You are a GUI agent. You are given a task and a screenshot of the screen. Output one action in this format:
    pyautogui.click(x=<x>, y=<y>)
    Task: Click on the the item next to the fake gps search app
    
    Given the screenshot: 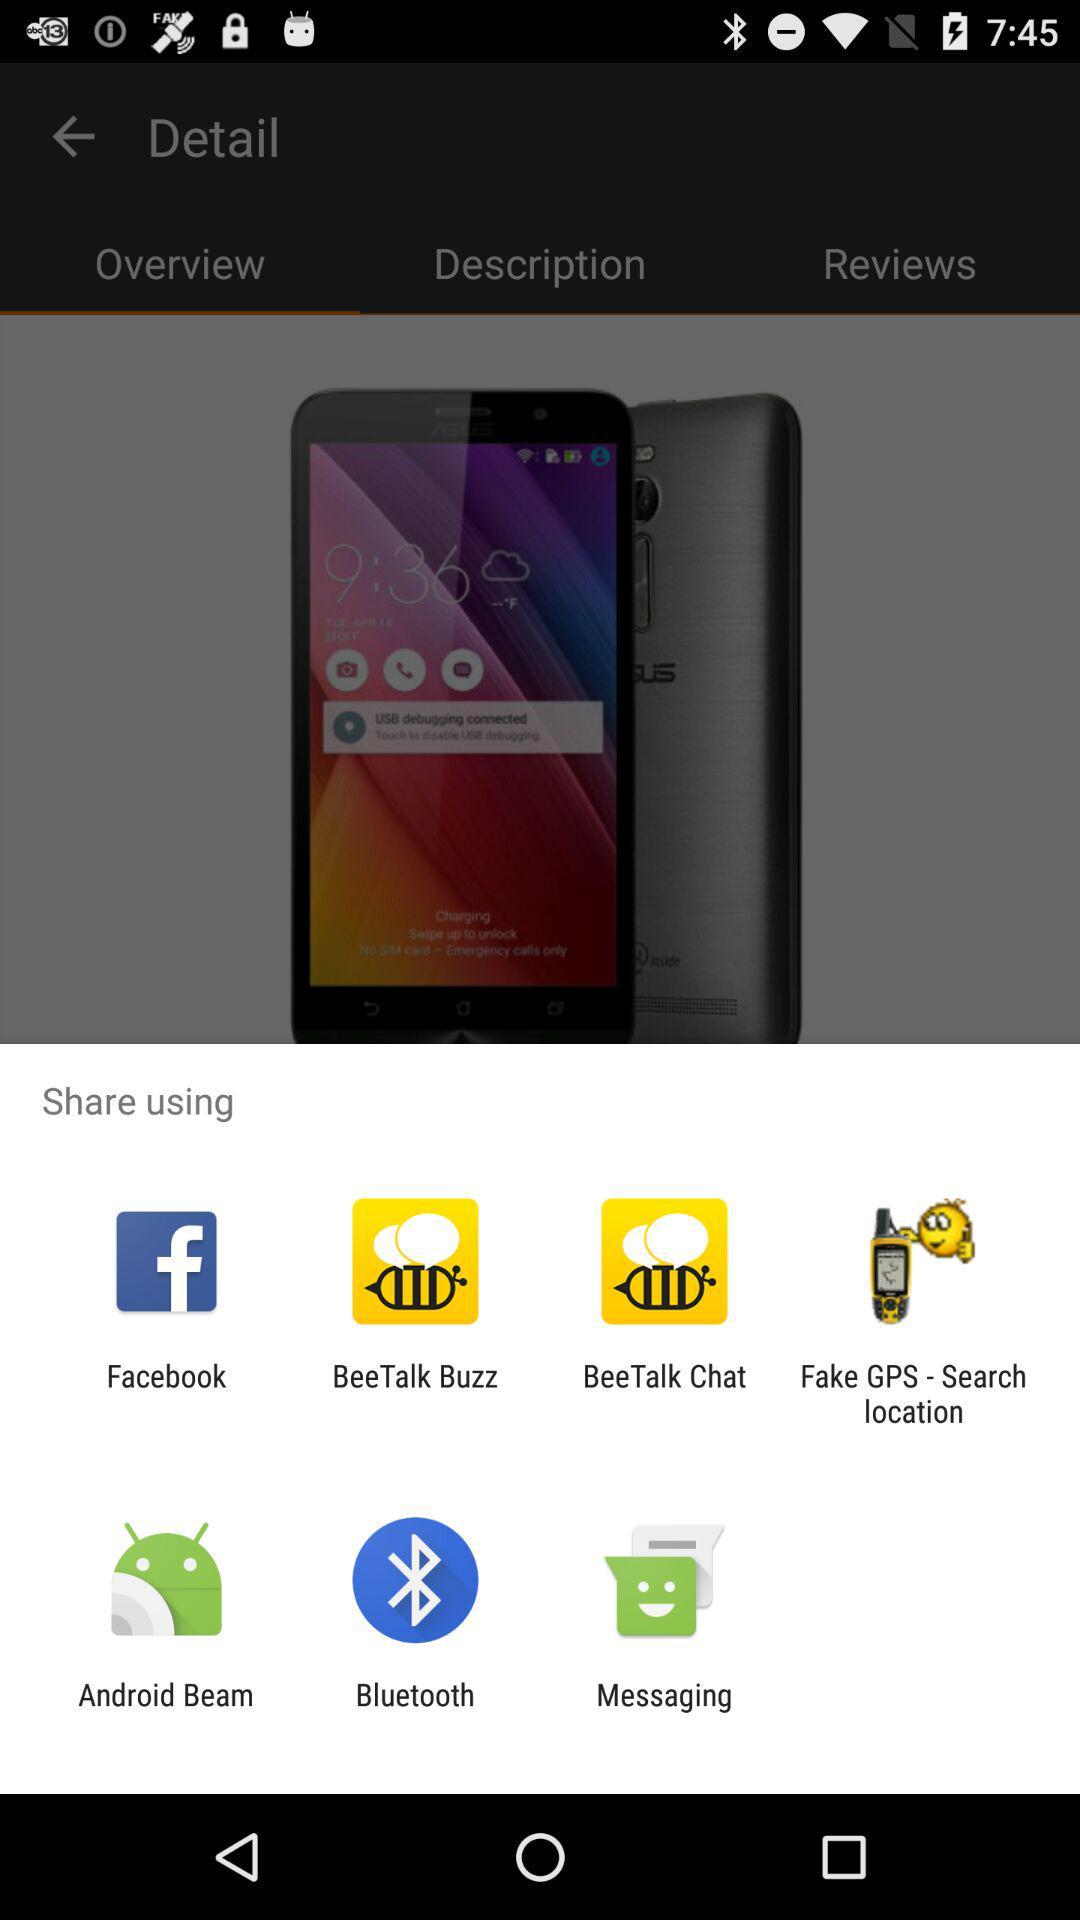 What is the action you would take?
    pyautogui.click(x=664, y=1392)
    